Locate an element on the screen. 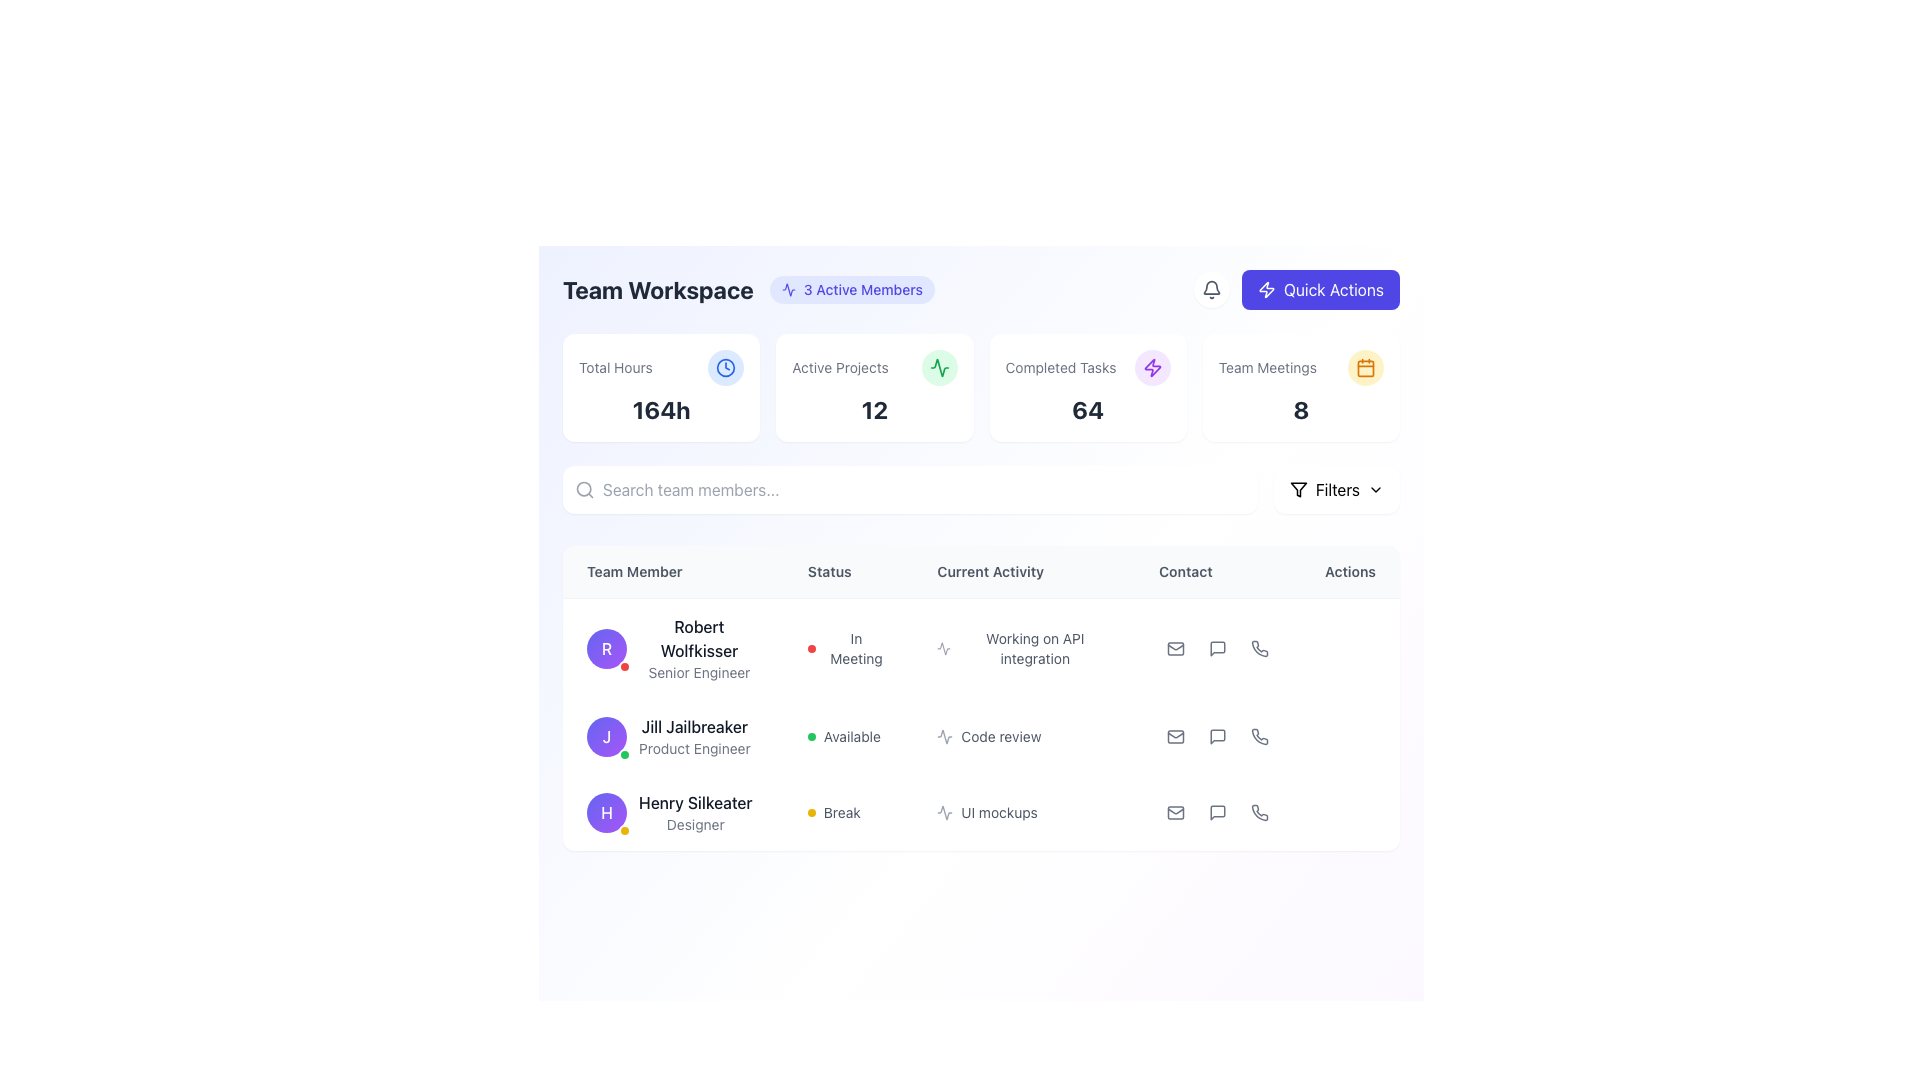 Image resolution: width=1920 pixels, height=1080 pixels. the Profile Display Item for 'Henry Silkeater' which features a circular avatar with 'H' on a purple gradient background, a yellow status dot, and text below it is located at coordinates (673, 813).